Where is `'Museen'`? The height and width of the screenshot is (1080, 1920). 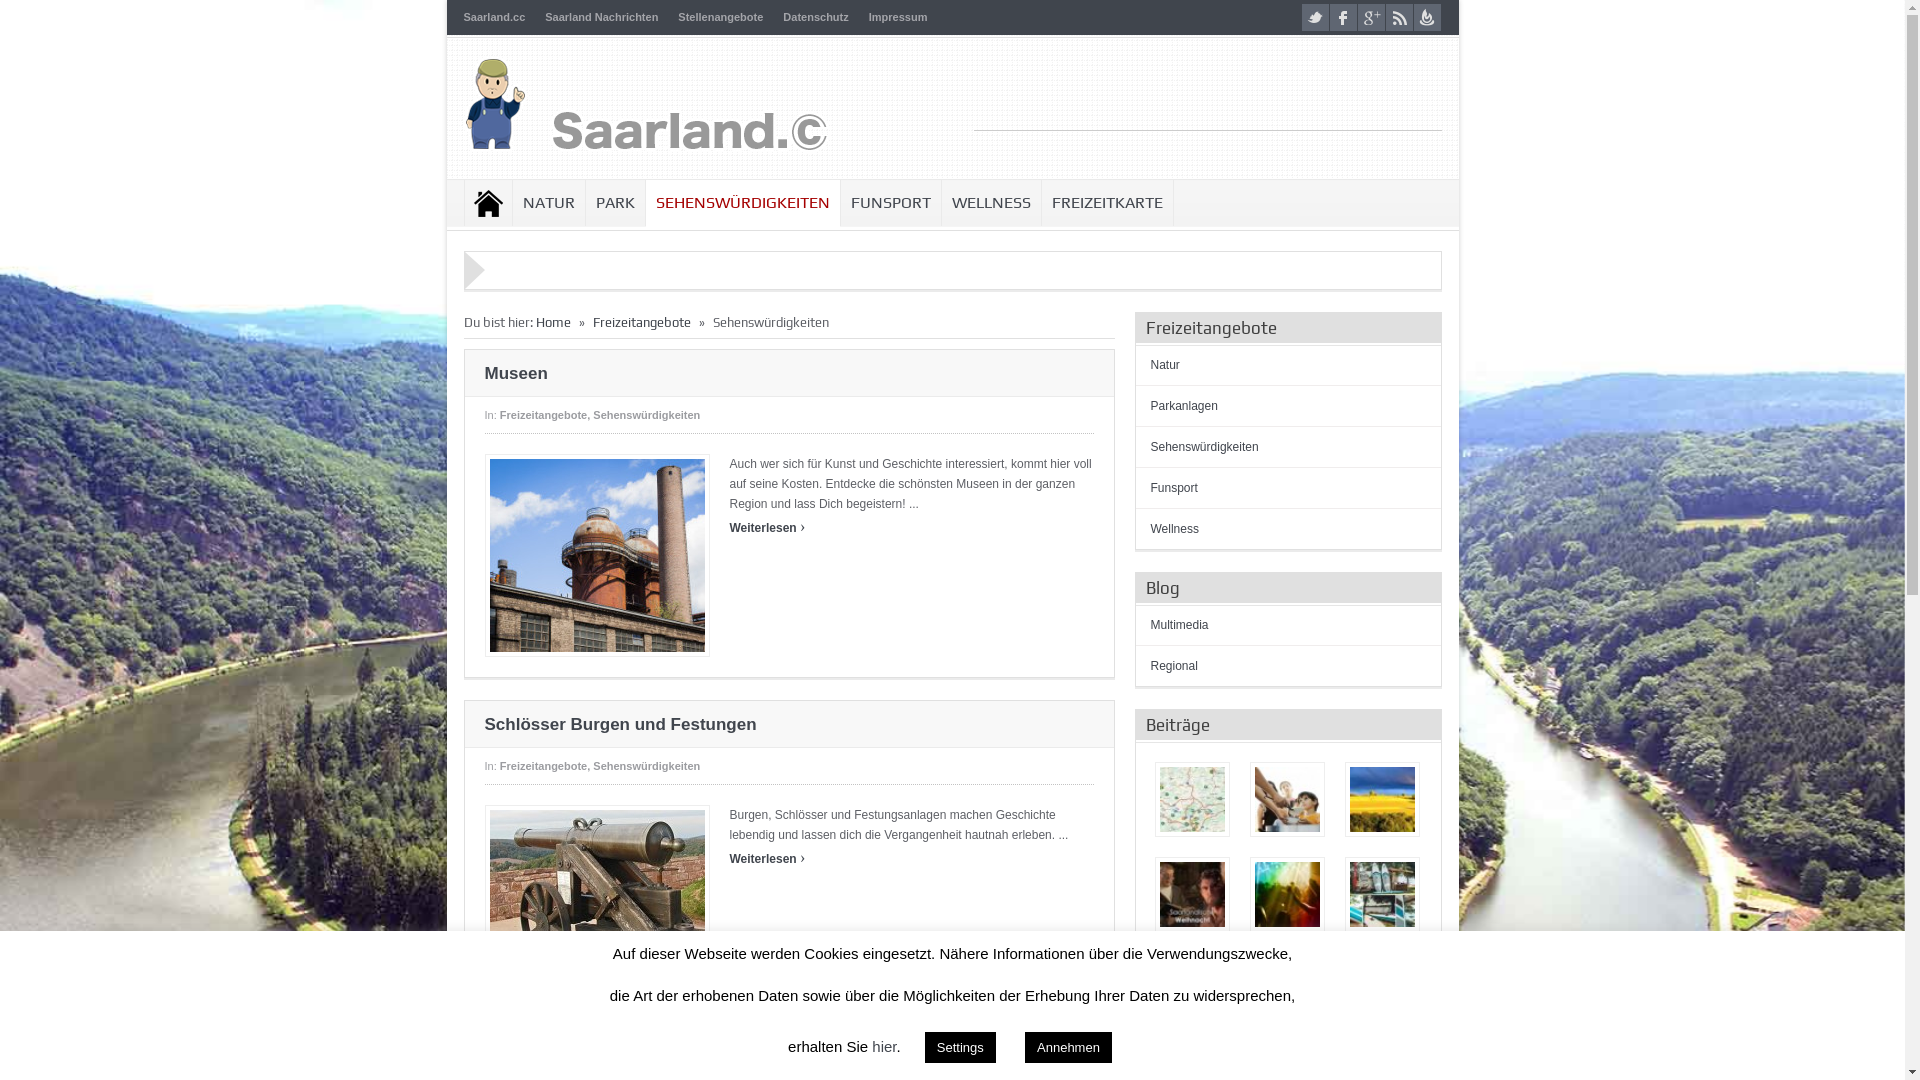
'Museen' is located at coordinates (596, 555).